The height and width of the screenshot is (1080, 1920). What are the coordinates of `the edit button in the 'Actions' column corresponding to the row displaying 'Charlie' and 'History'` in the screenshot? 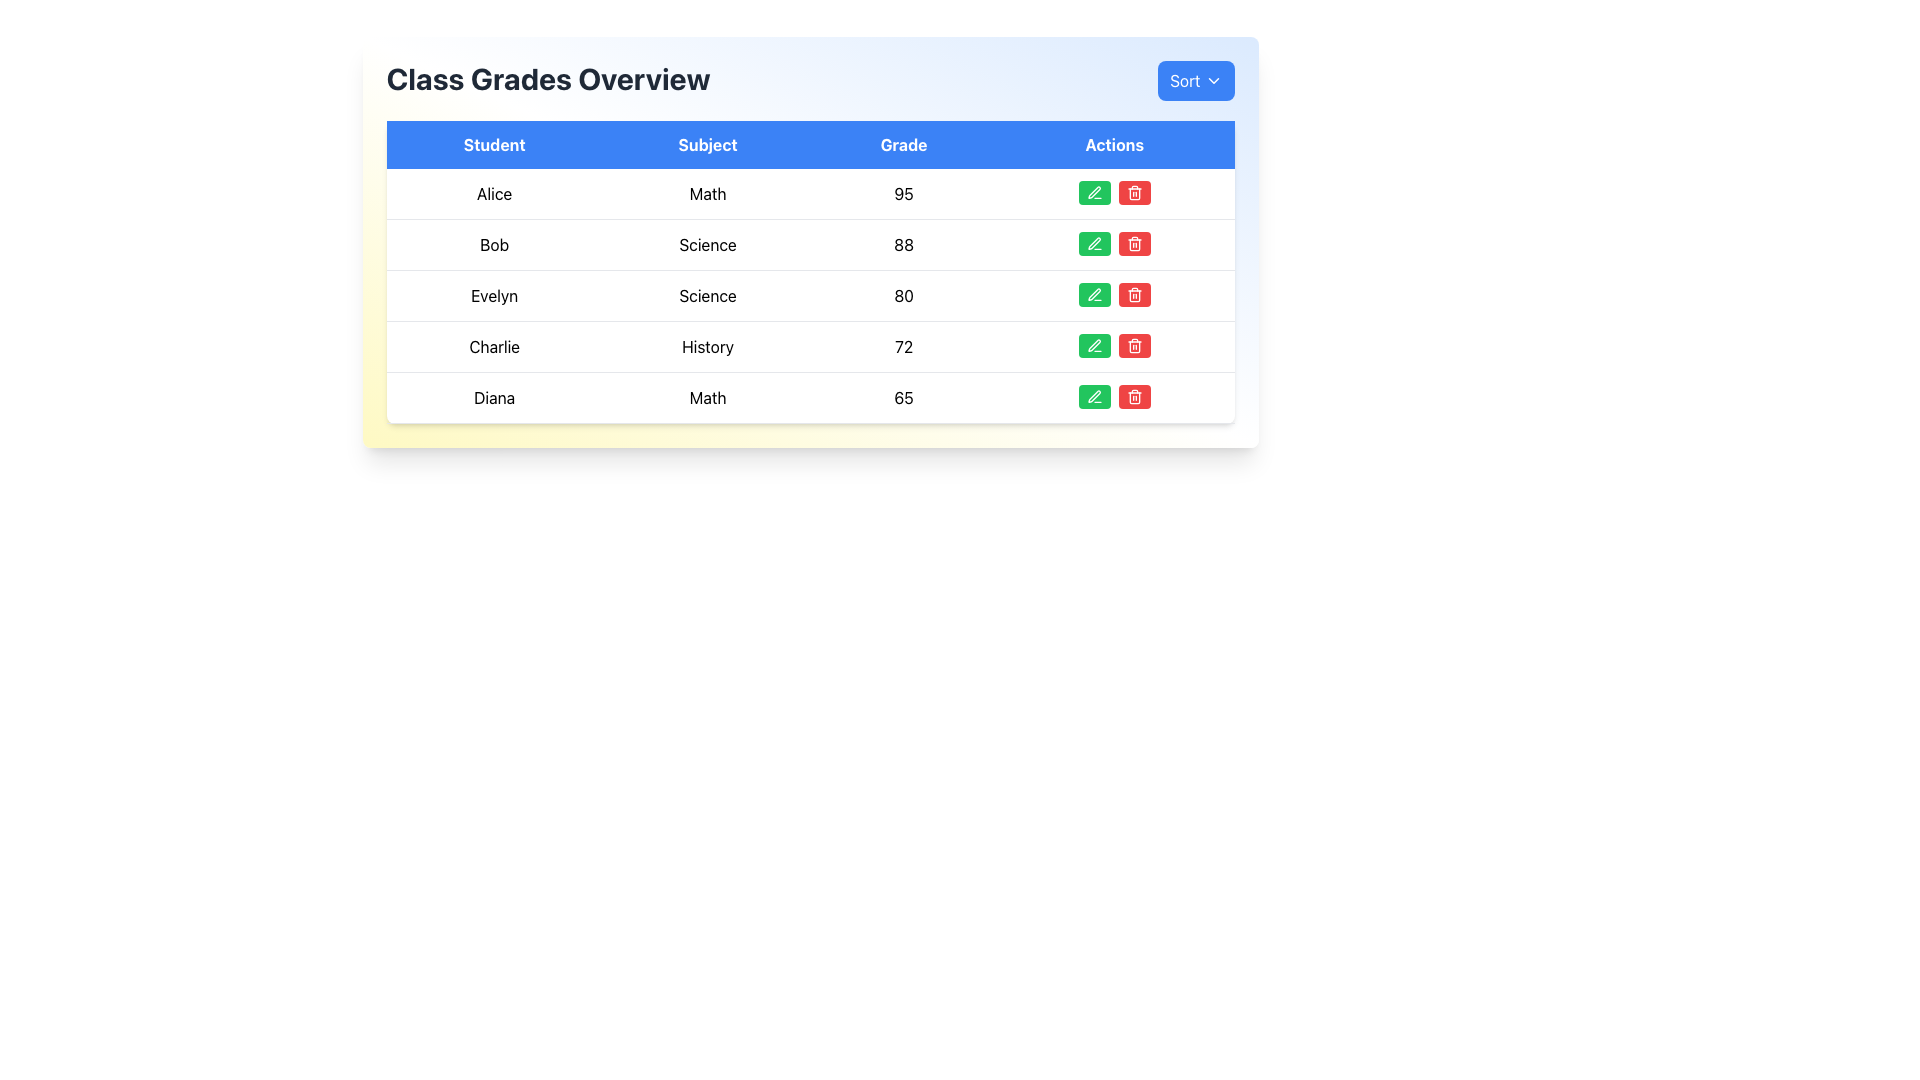 It's located at (1093, 345).